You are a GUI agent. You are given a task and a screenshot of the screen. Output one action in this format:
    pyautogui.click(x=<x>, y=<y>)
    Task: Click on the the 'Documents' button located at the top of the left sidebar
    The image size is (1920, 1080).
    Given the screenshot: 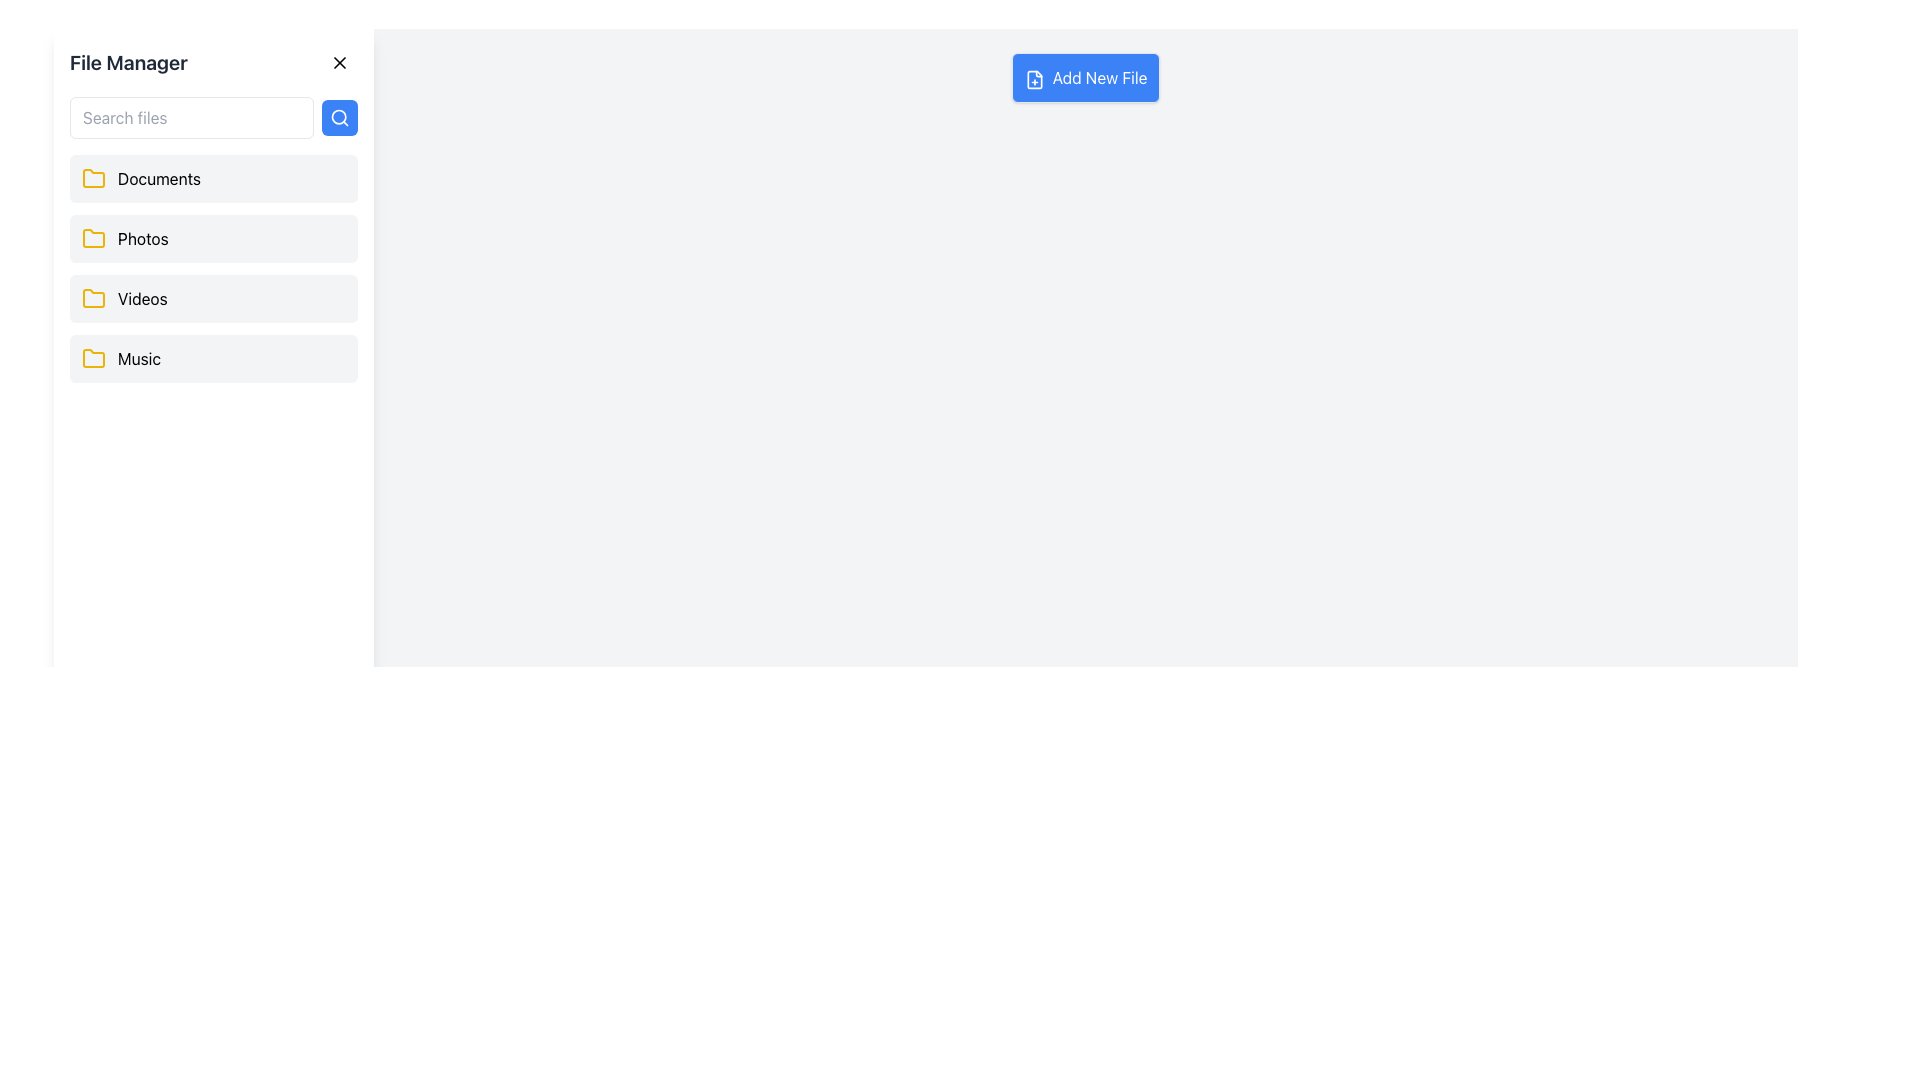 What is the action you would take?
    pyautogui.click(x=214, y=177)
    